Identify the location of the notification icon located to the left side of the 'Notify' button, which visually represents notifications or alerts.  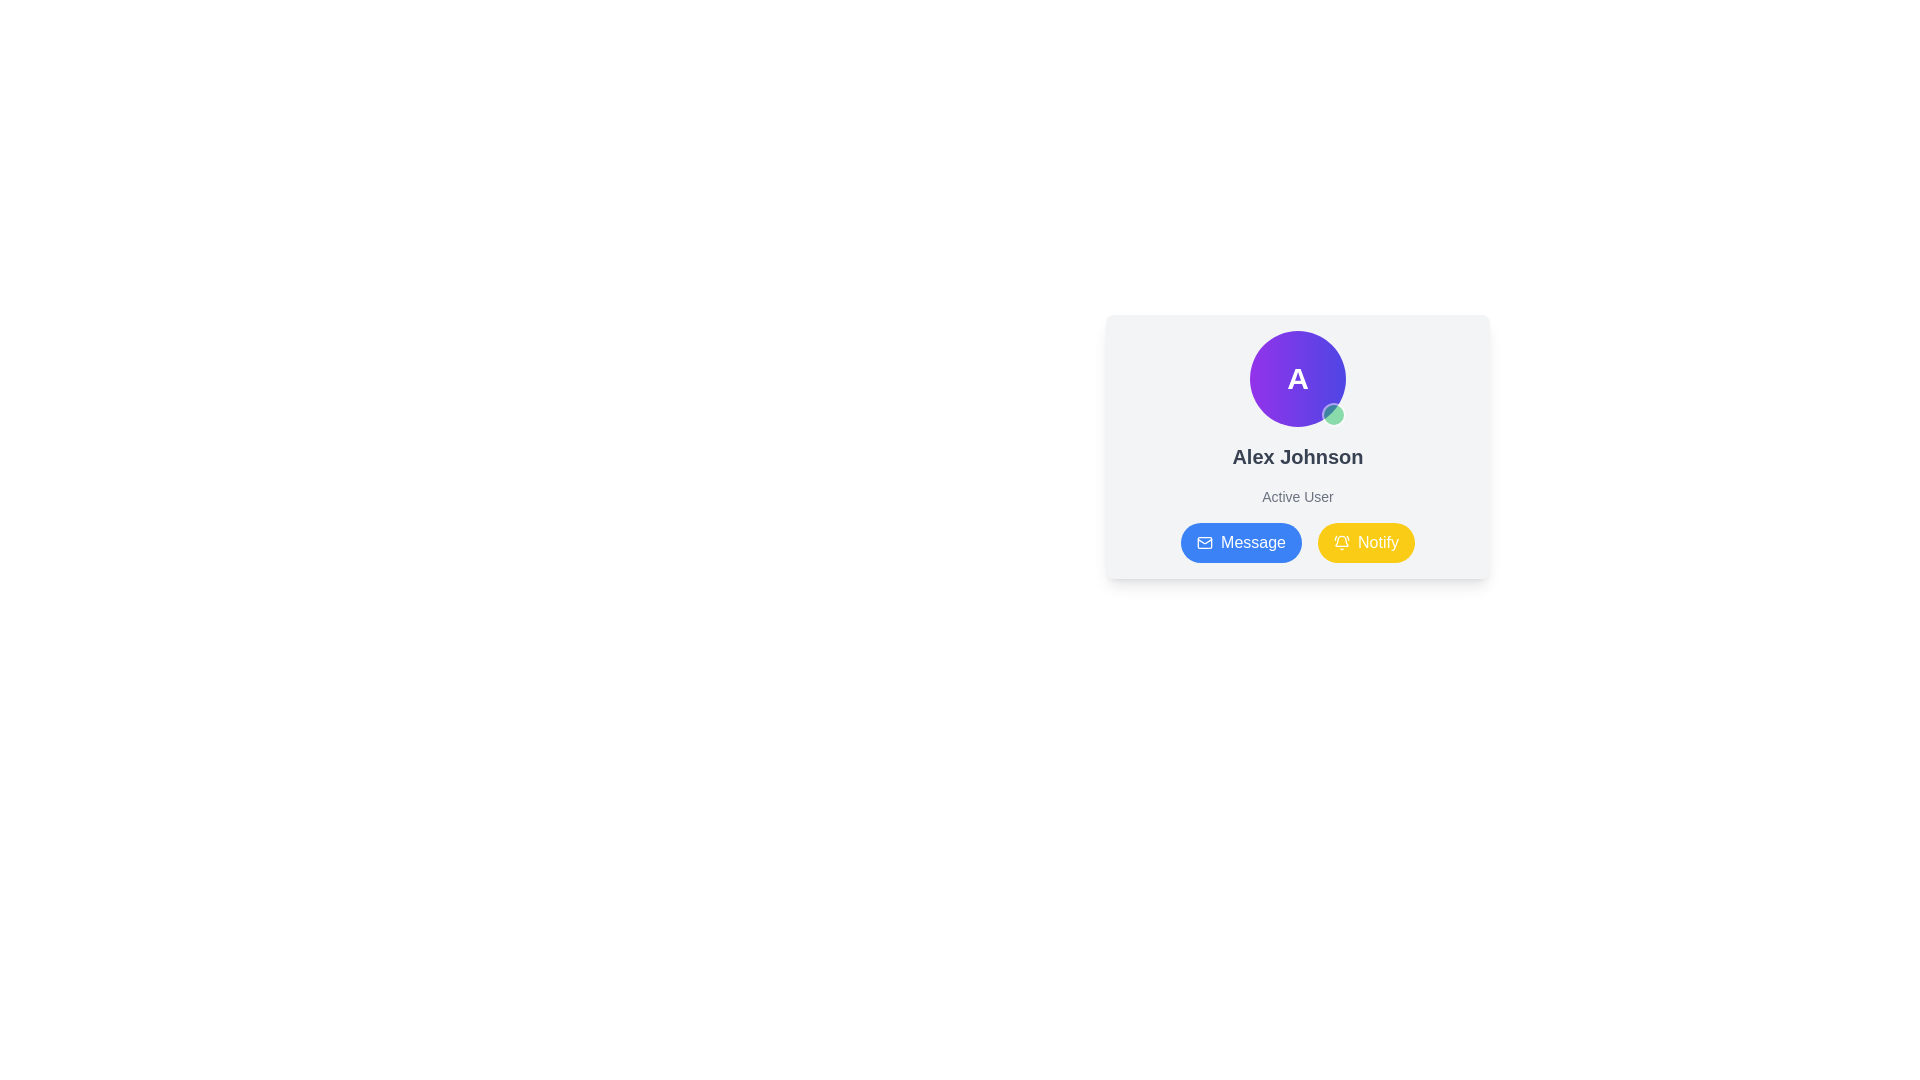
(1342, 543).